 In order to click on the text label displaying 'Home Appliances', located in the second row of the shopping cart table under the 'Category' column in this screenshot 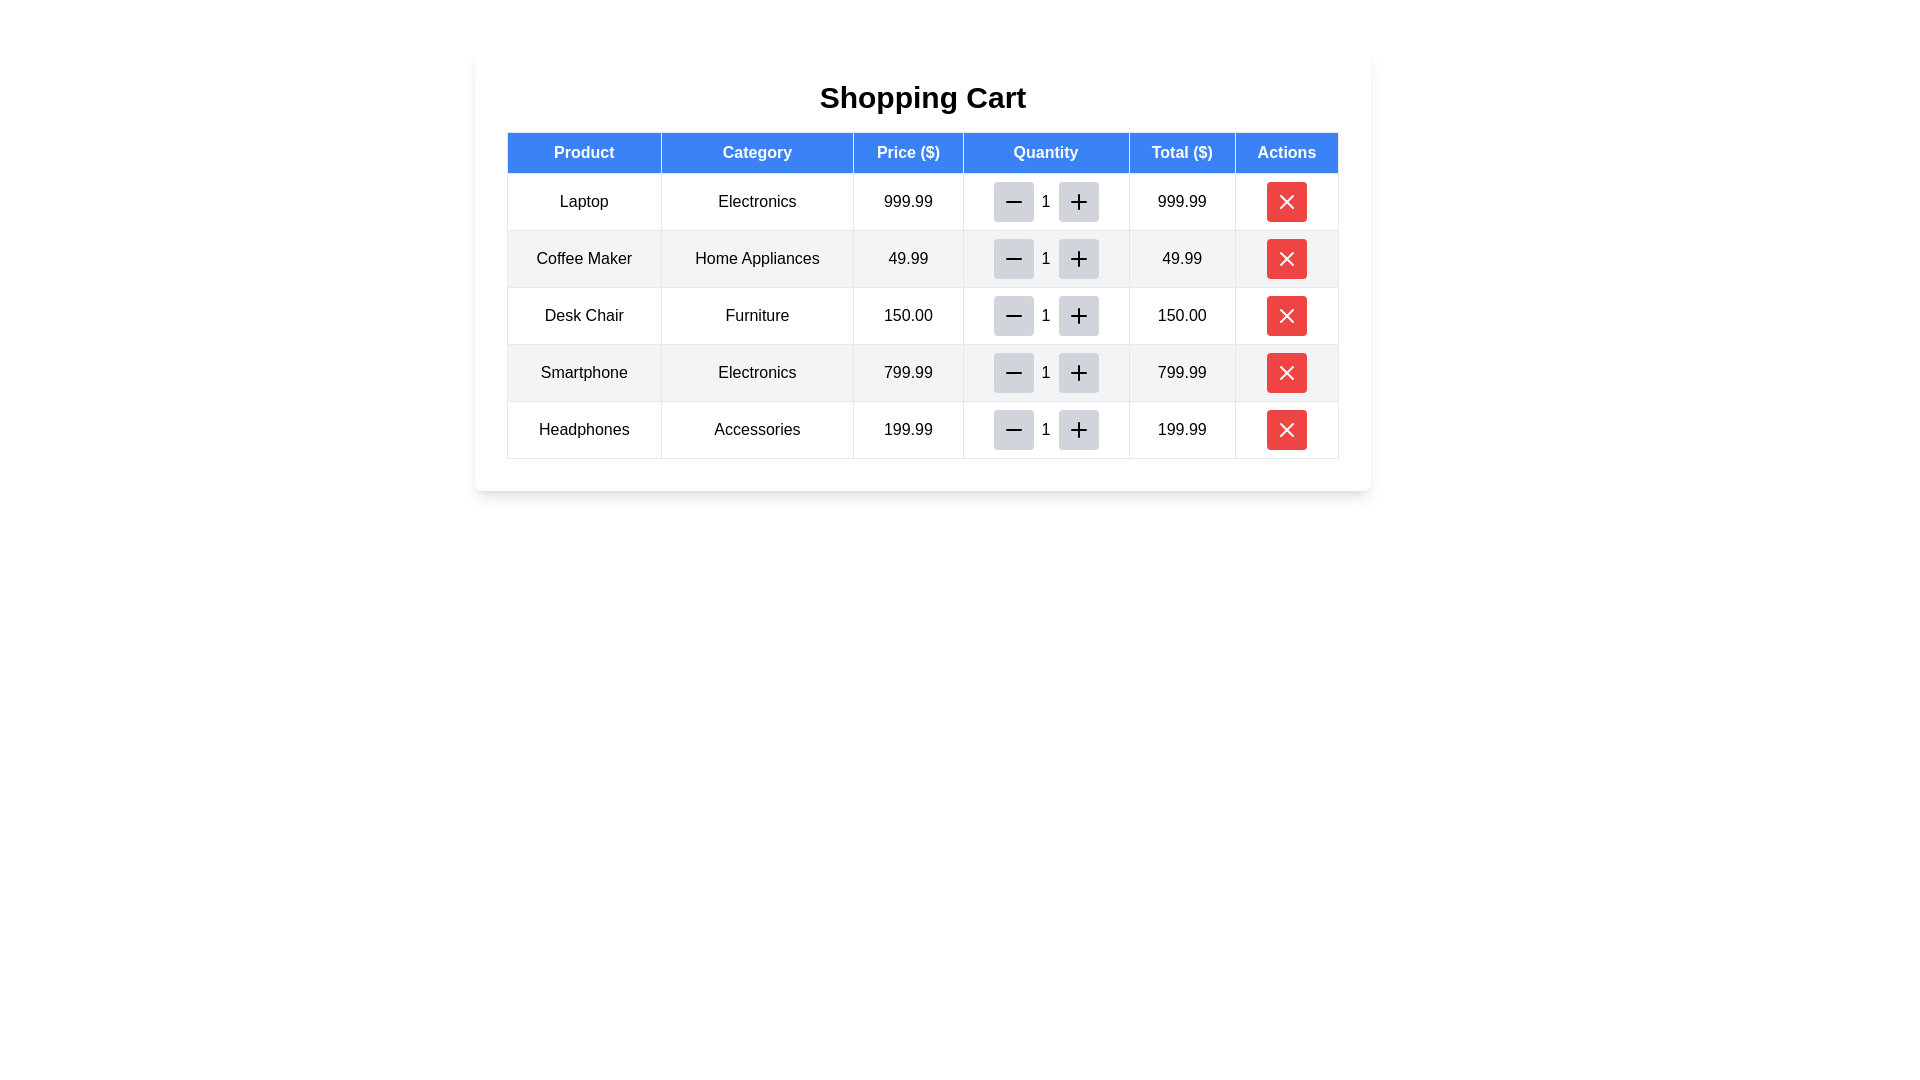, I will do `click(756, 257)`.